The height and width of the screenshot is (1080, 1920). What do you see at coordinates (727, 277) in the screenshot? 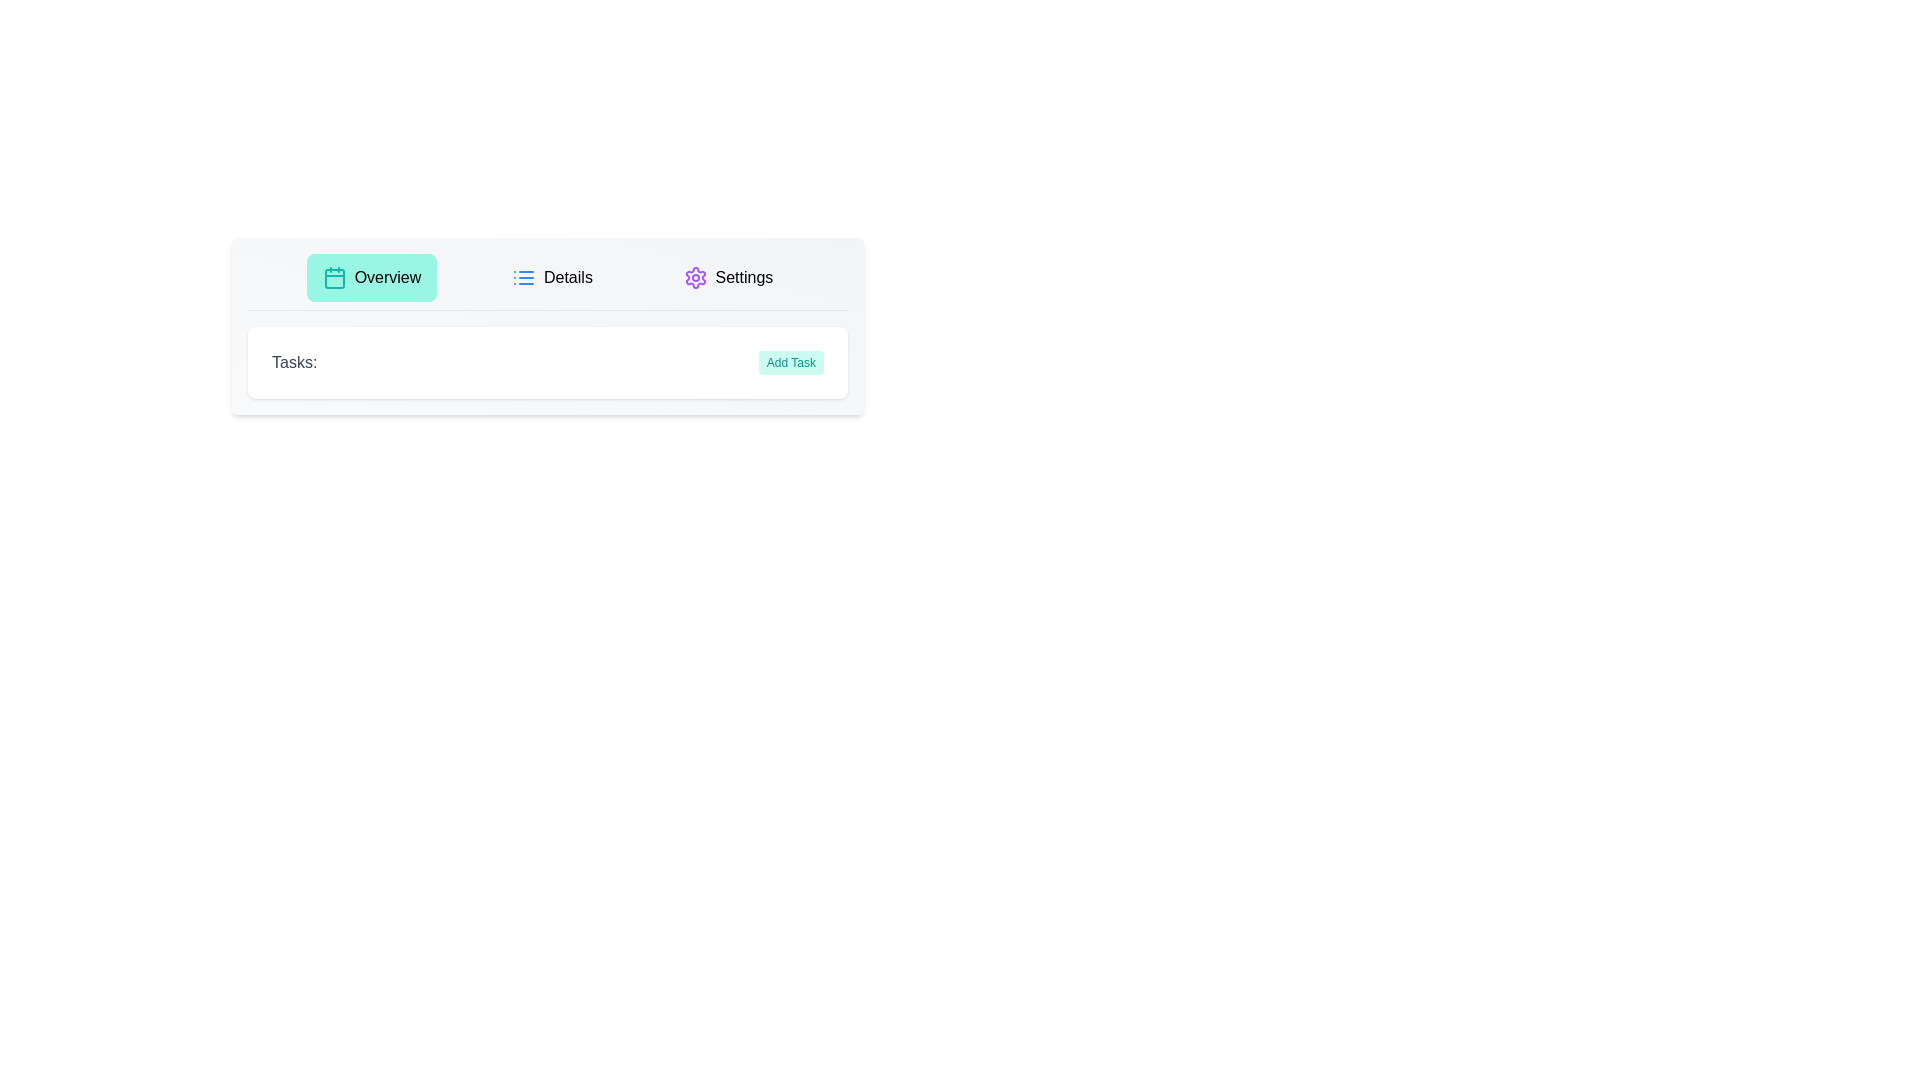
I see `the Settings Button to observe its hover effect` at bounding box center [727, 277].